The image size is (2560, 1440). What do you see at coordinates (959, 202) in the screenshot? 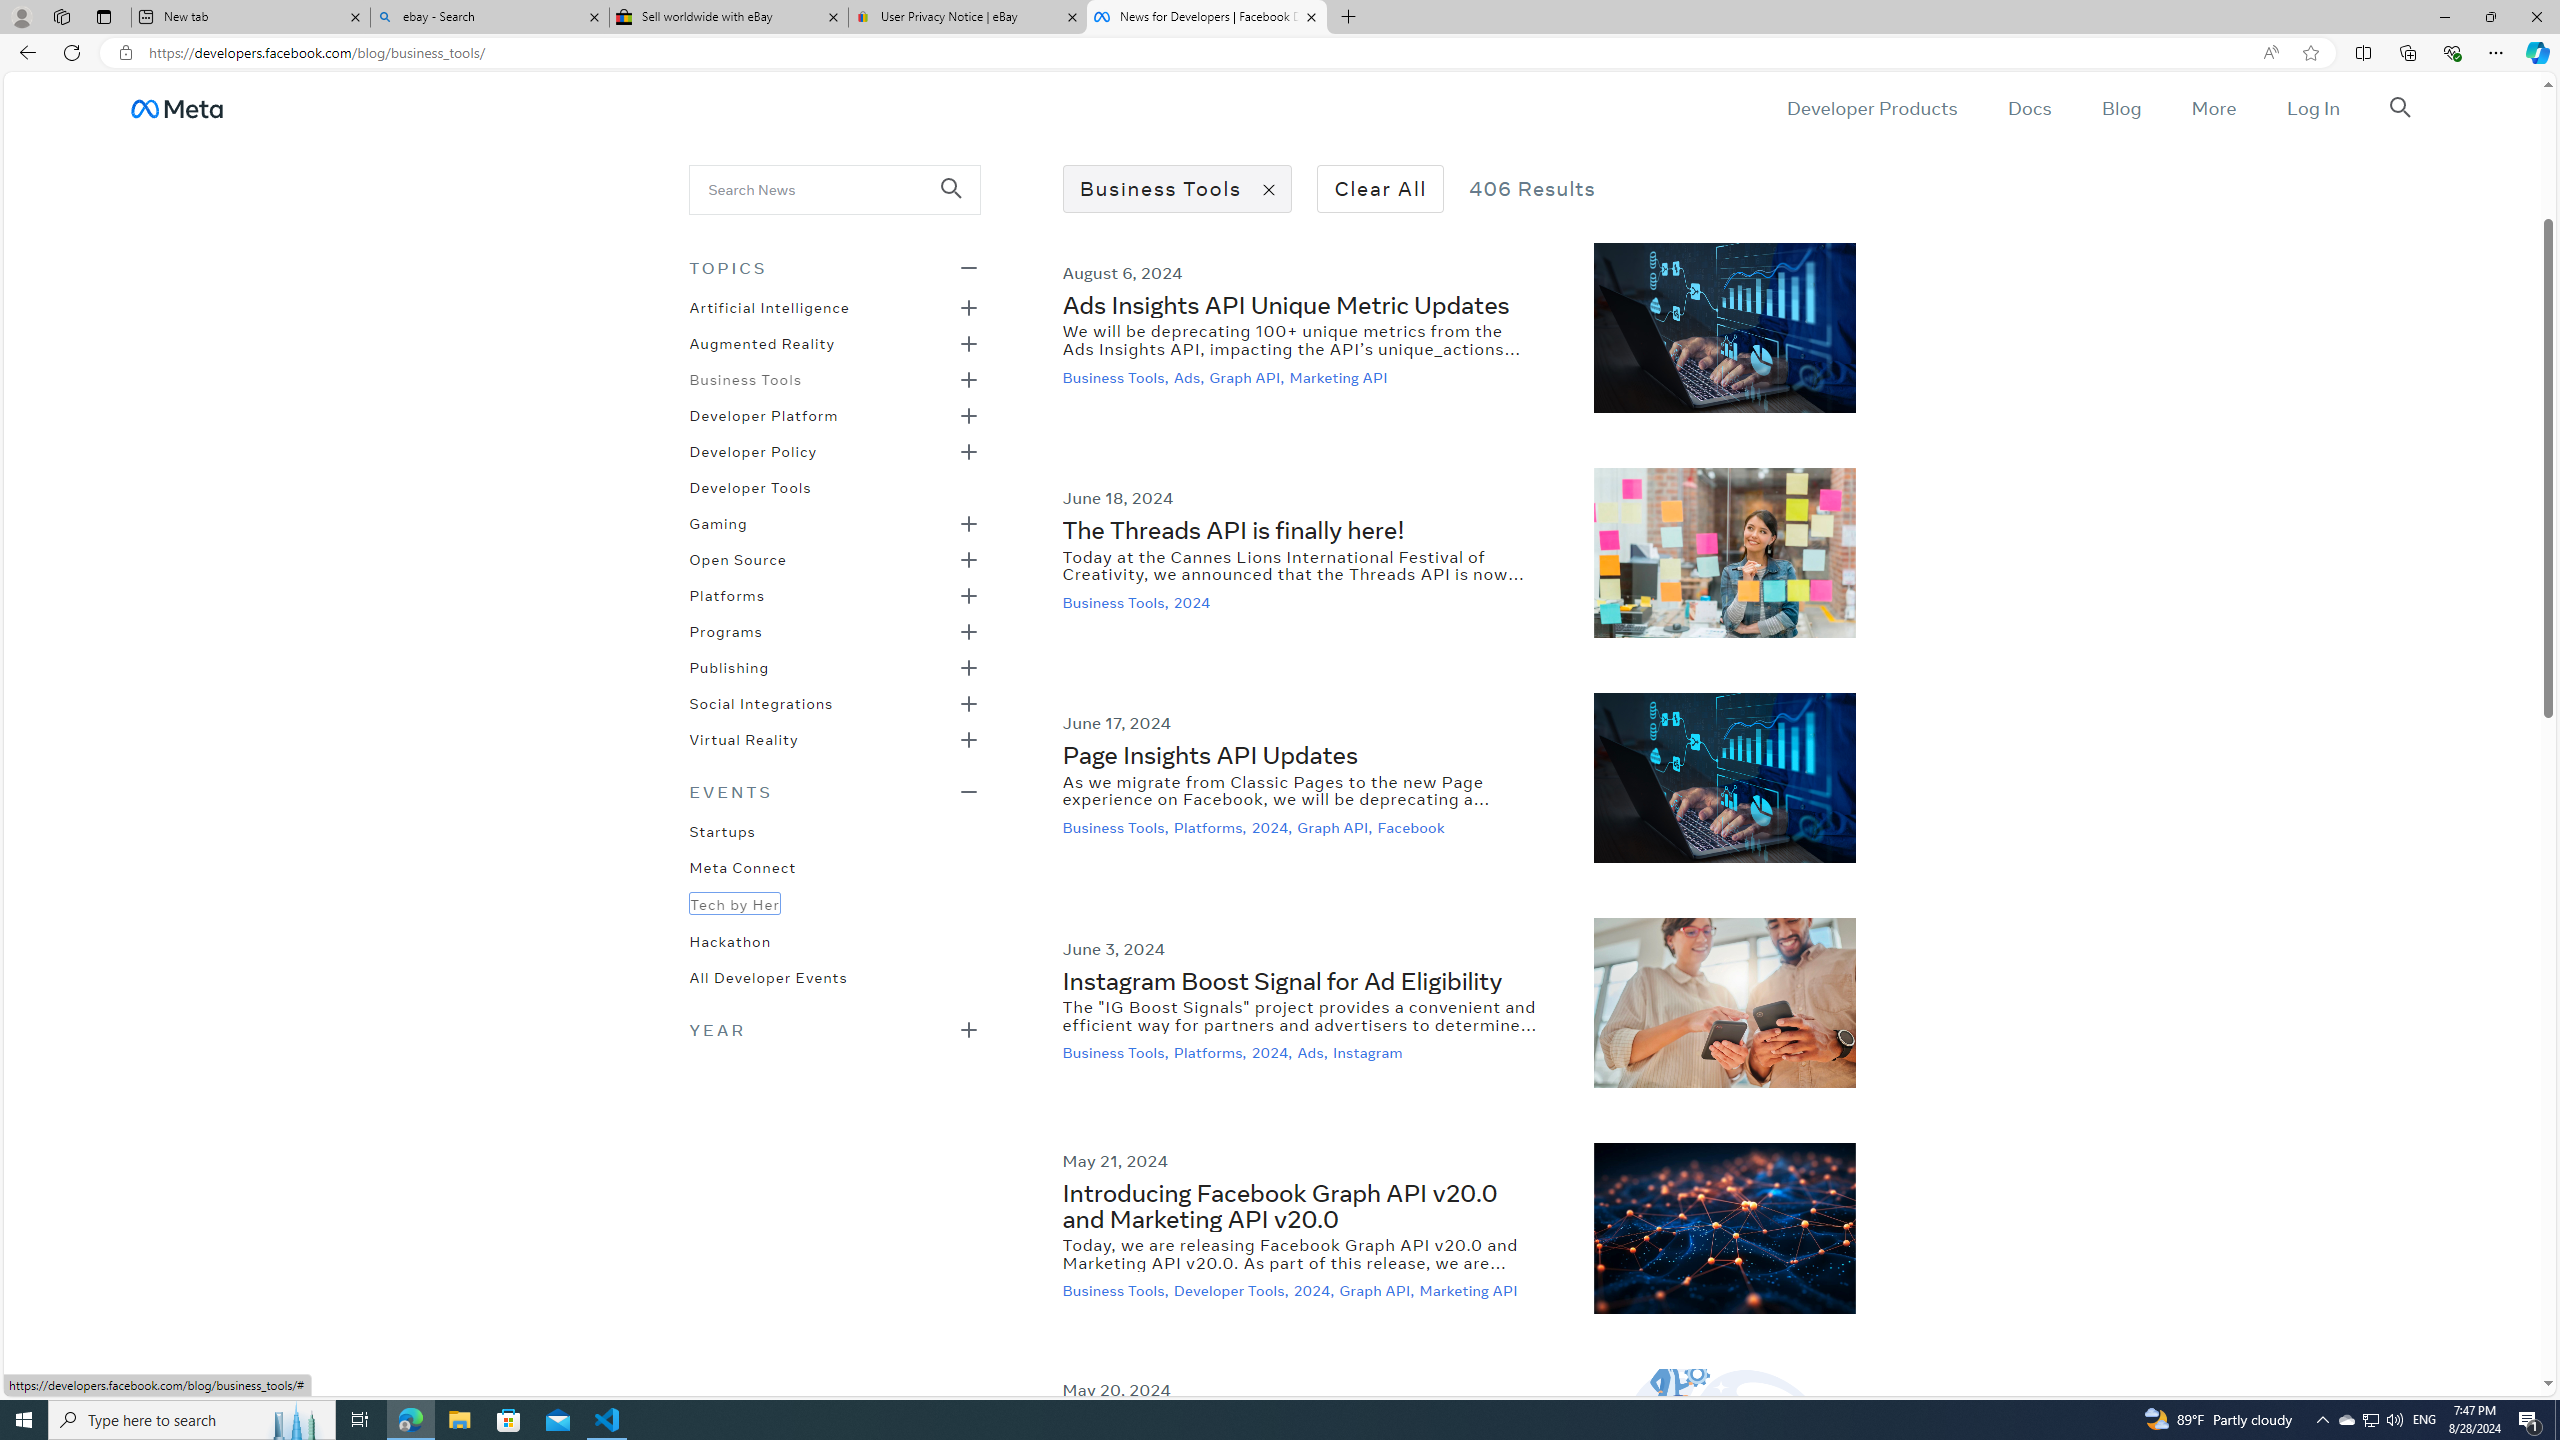
I see `'Class: _98ce'` at bounding box center [959, 202].